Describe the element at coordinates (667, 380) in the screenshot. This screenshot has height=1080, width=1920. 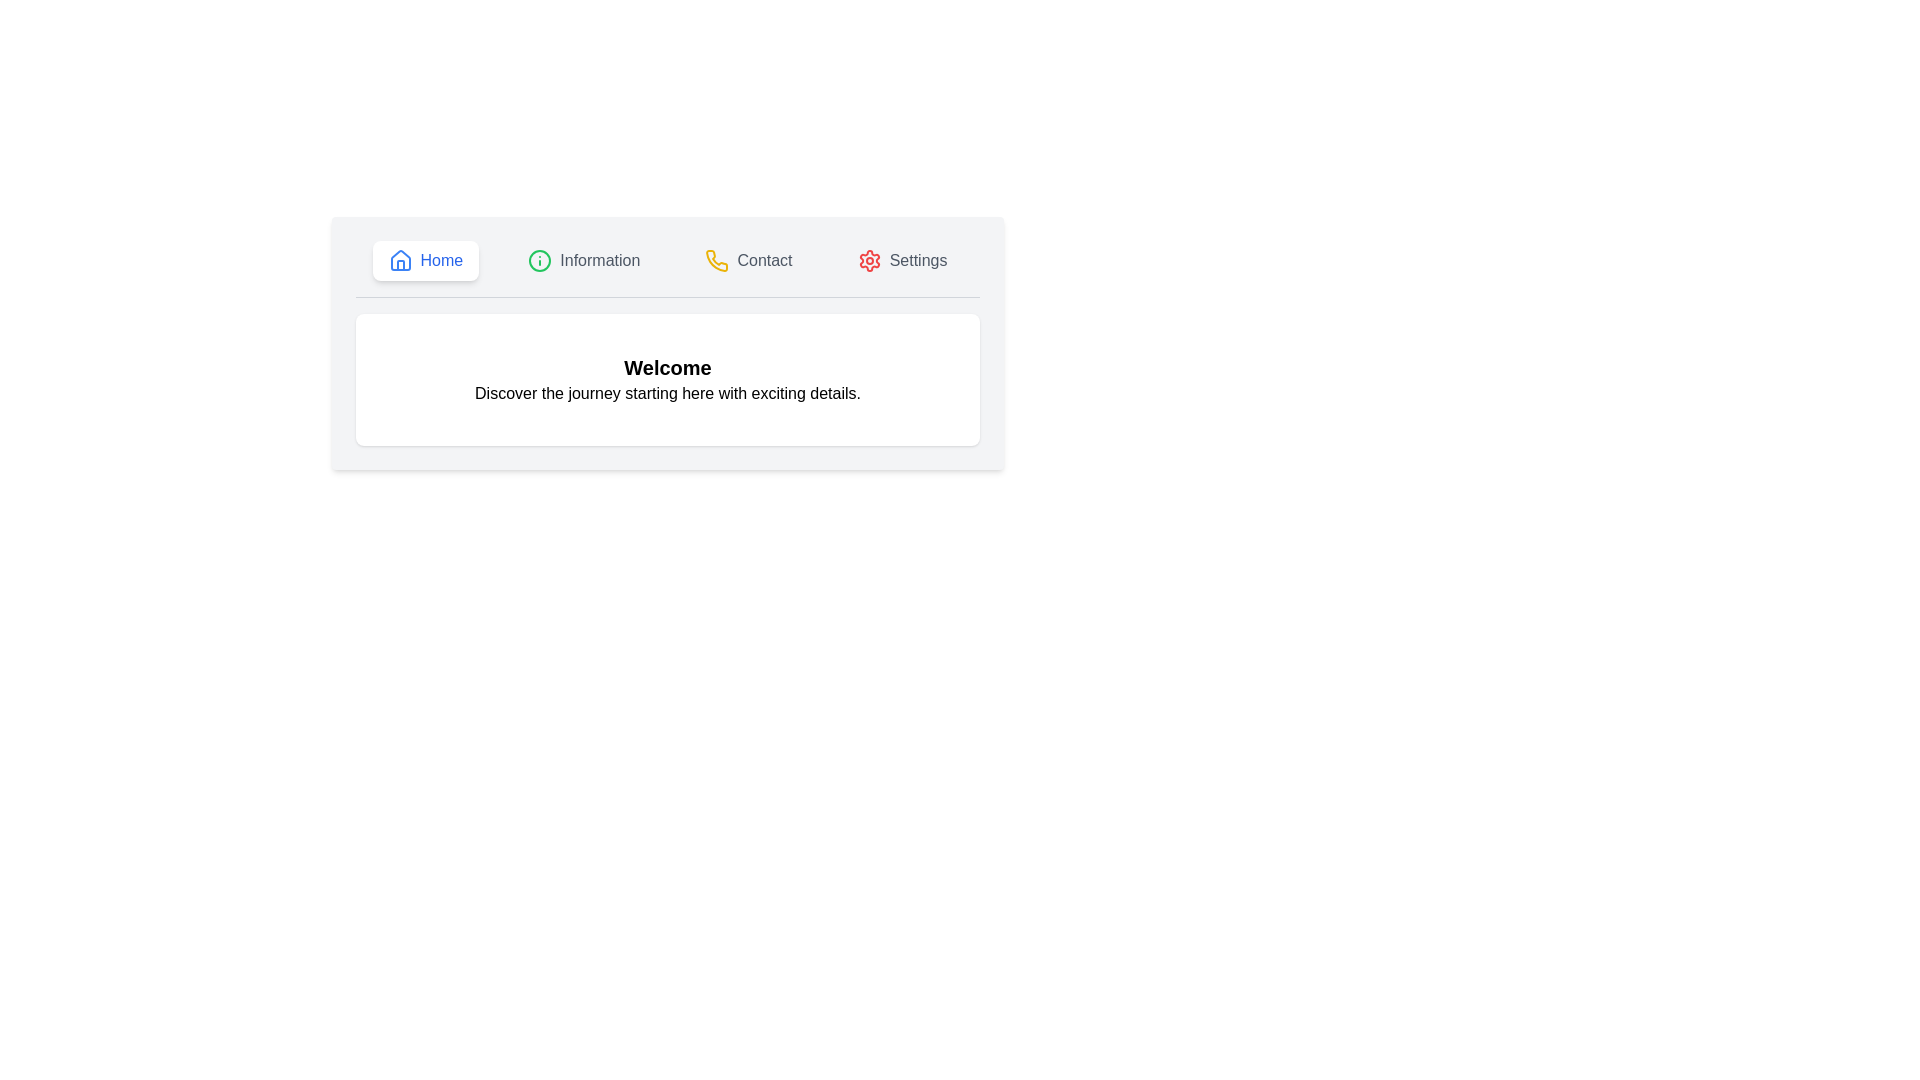
I see `information displayed in the Text section element that features bold text saying 'Welcome' and smaller text 'Discover the journey starting here with exciting details.'` at that location.